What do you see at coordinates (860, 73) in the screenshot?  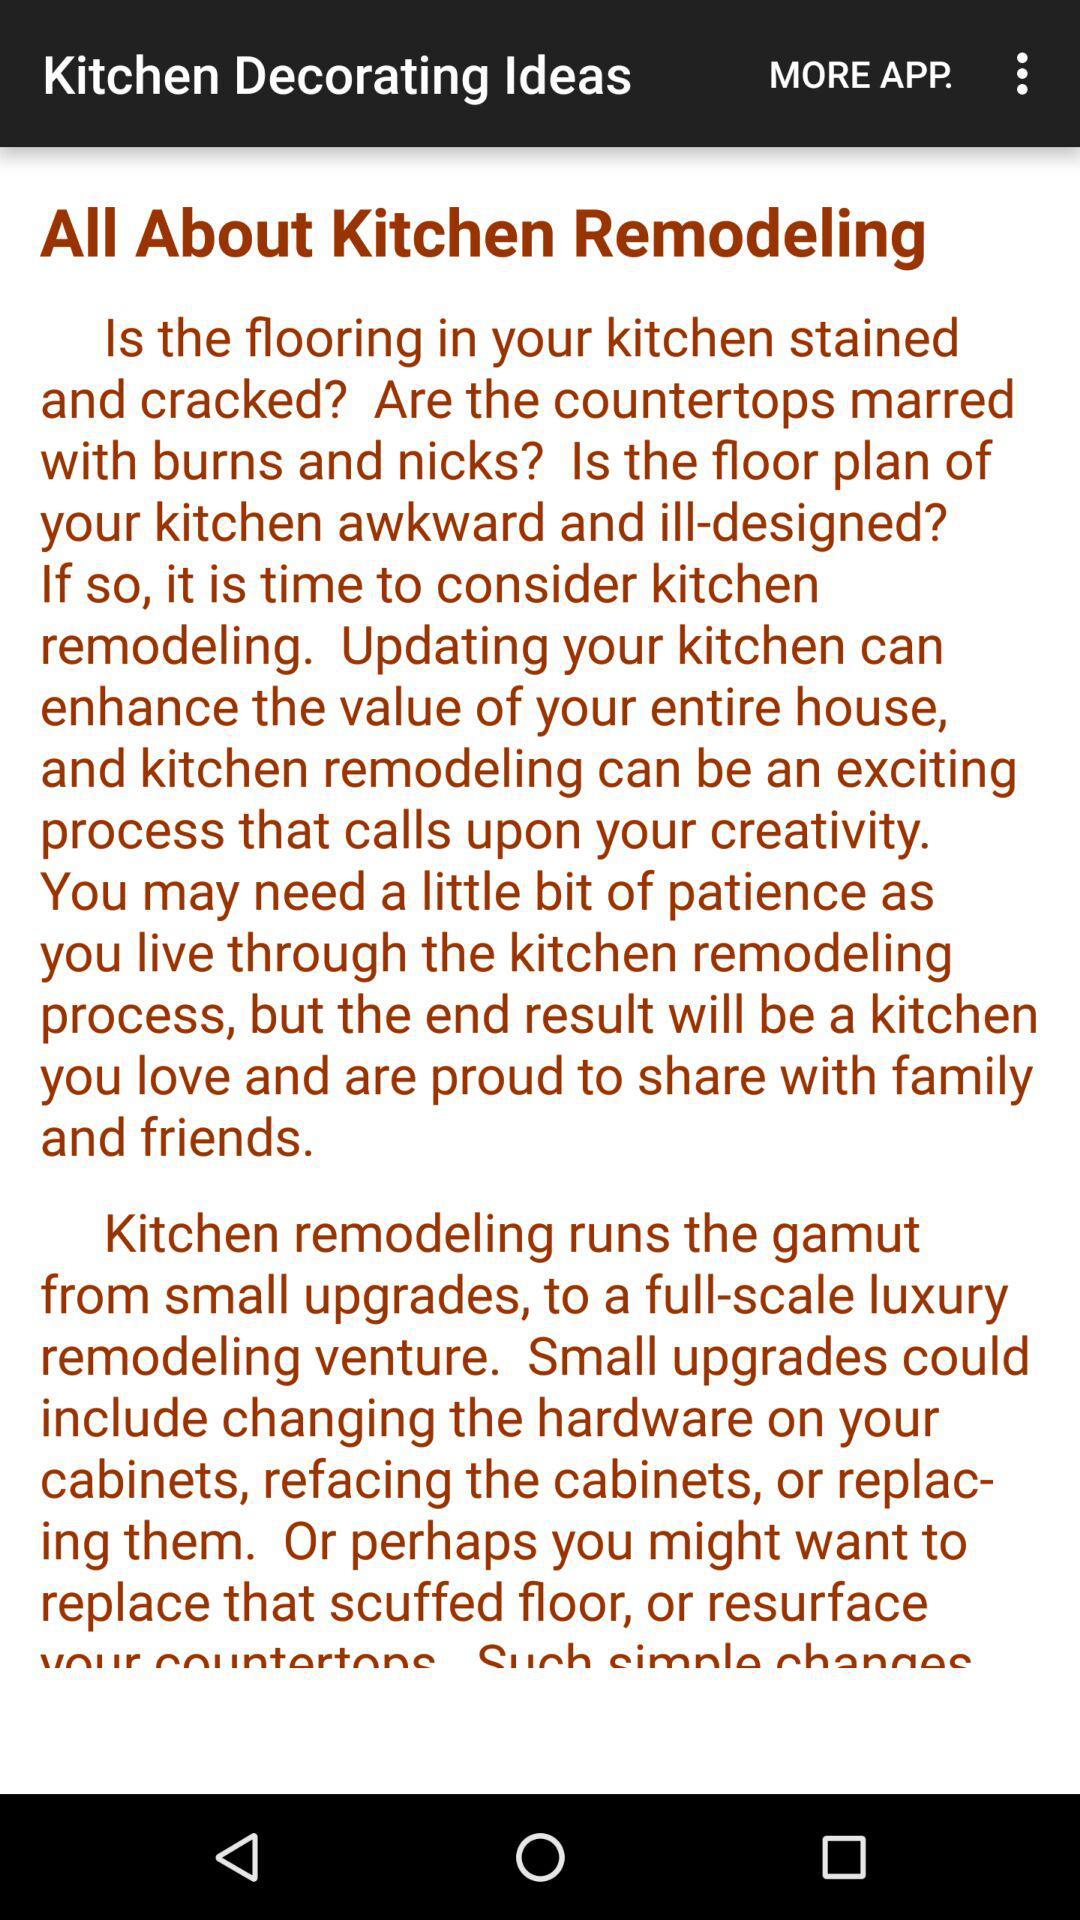 I see `the more app. icon` at bounding box center [860, 73].